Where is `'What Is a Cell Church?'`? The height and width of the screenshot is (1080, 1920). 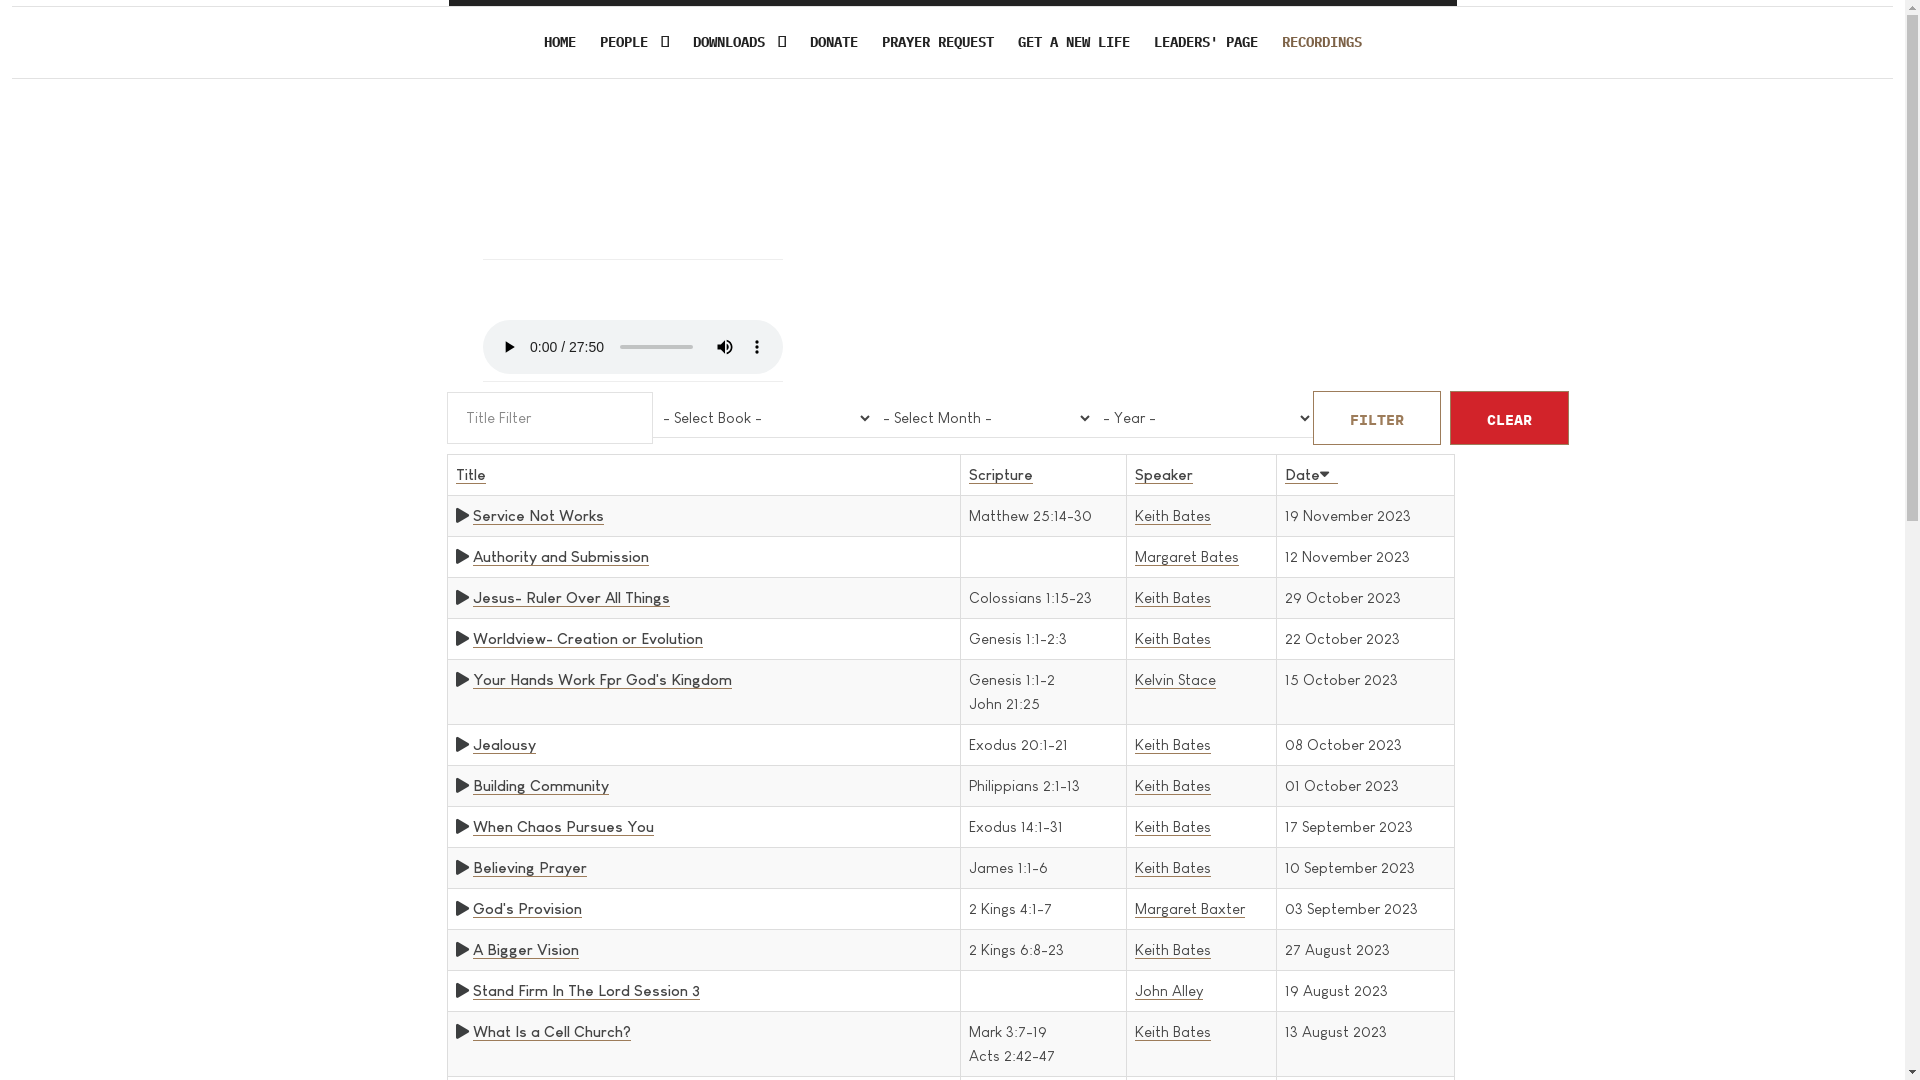
'What Is a Cell Church?' is located at coordinates (551, 1032).